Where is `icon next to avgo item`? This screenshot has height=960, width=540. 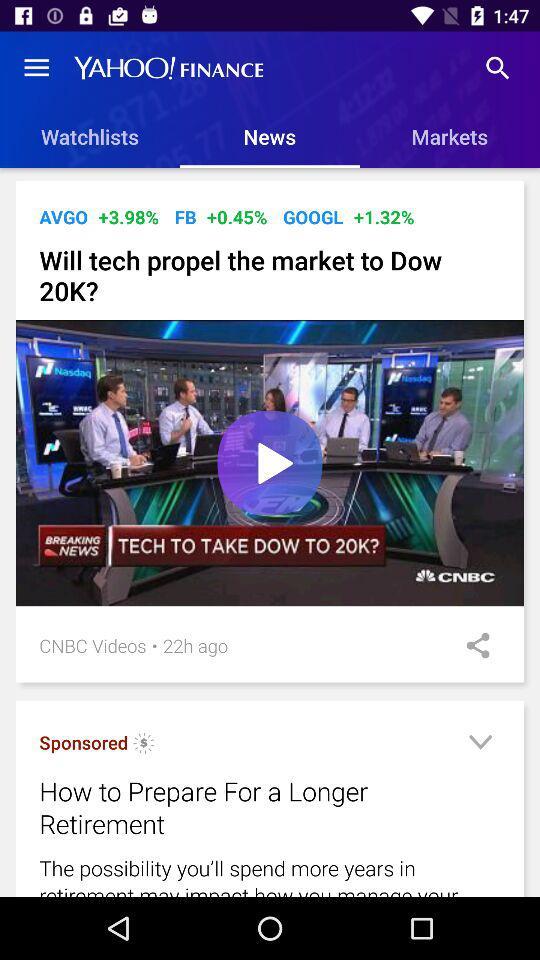 icon next to avgo item is located at coordinates (128, 217).